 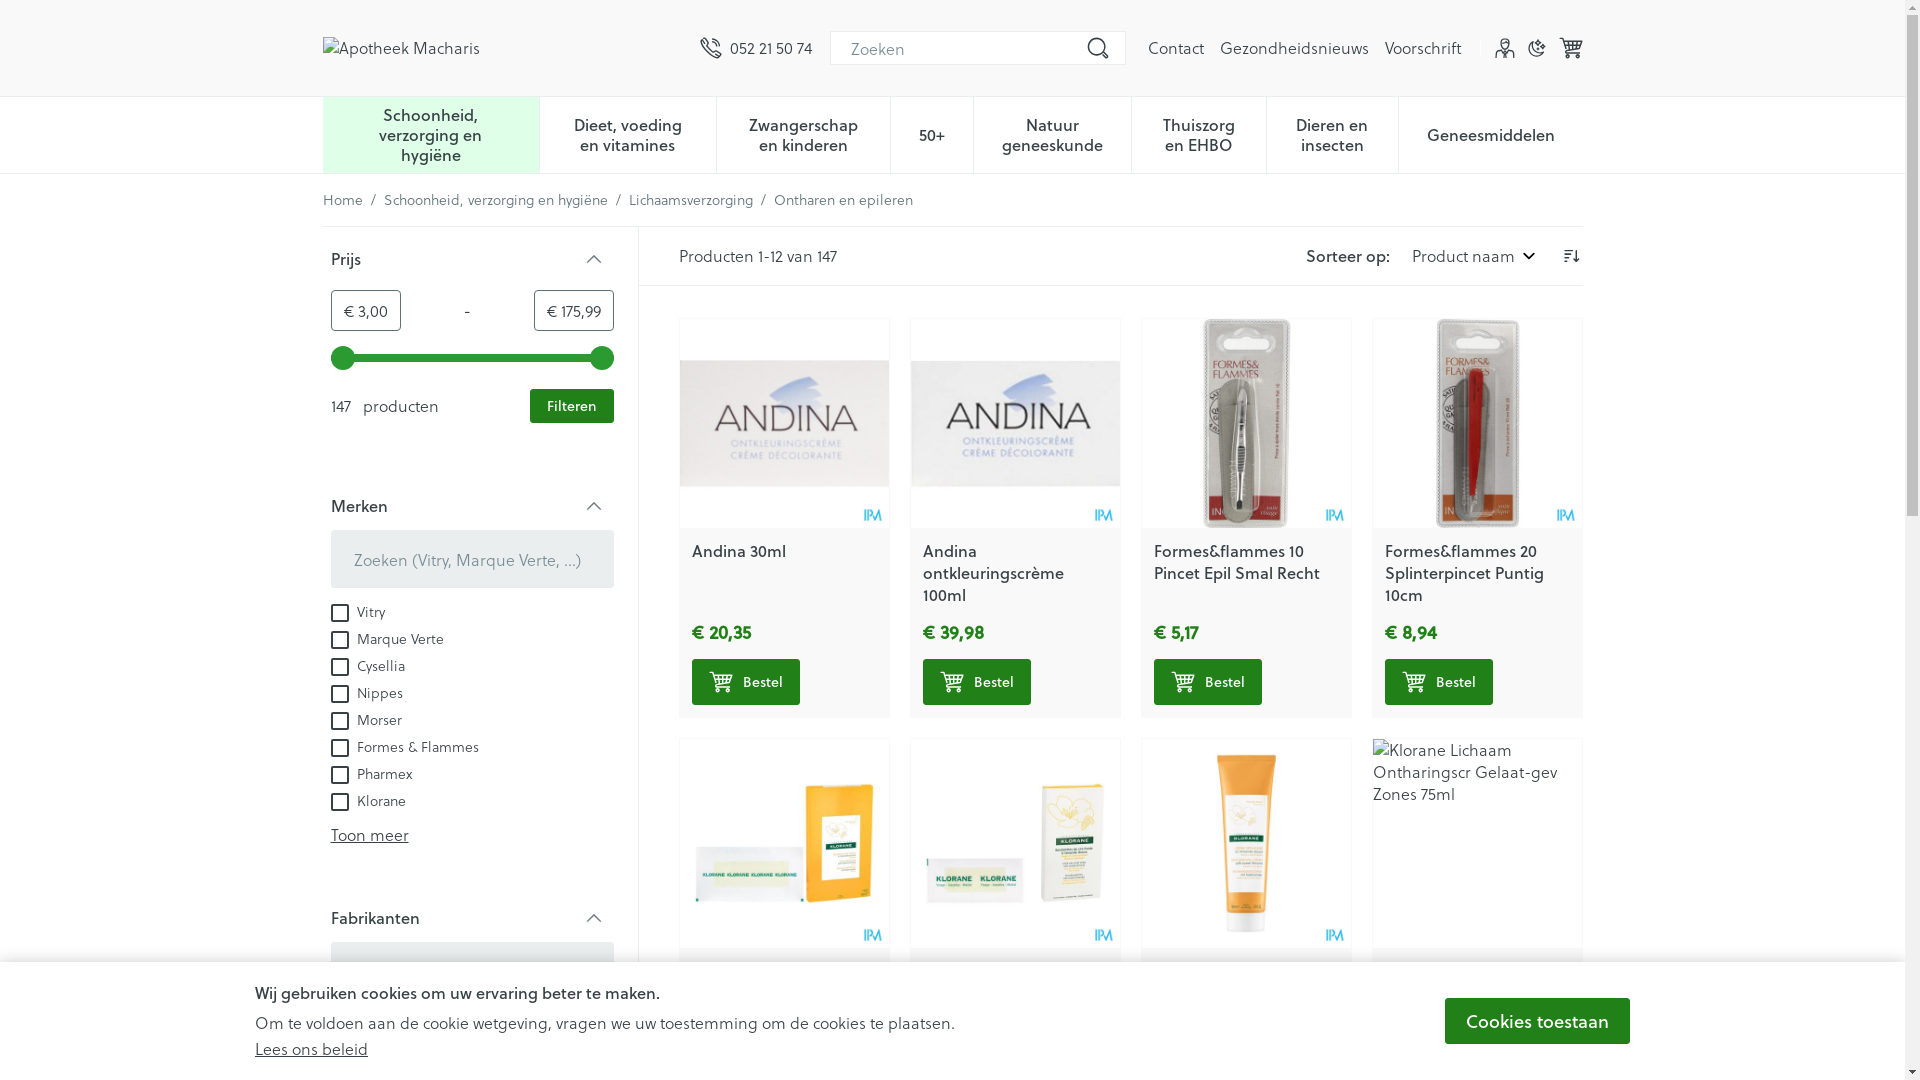 What do you see at coordinates (570, 405) in the screenshot?
I see `'Filteren'` at bounding box center [570, 405].